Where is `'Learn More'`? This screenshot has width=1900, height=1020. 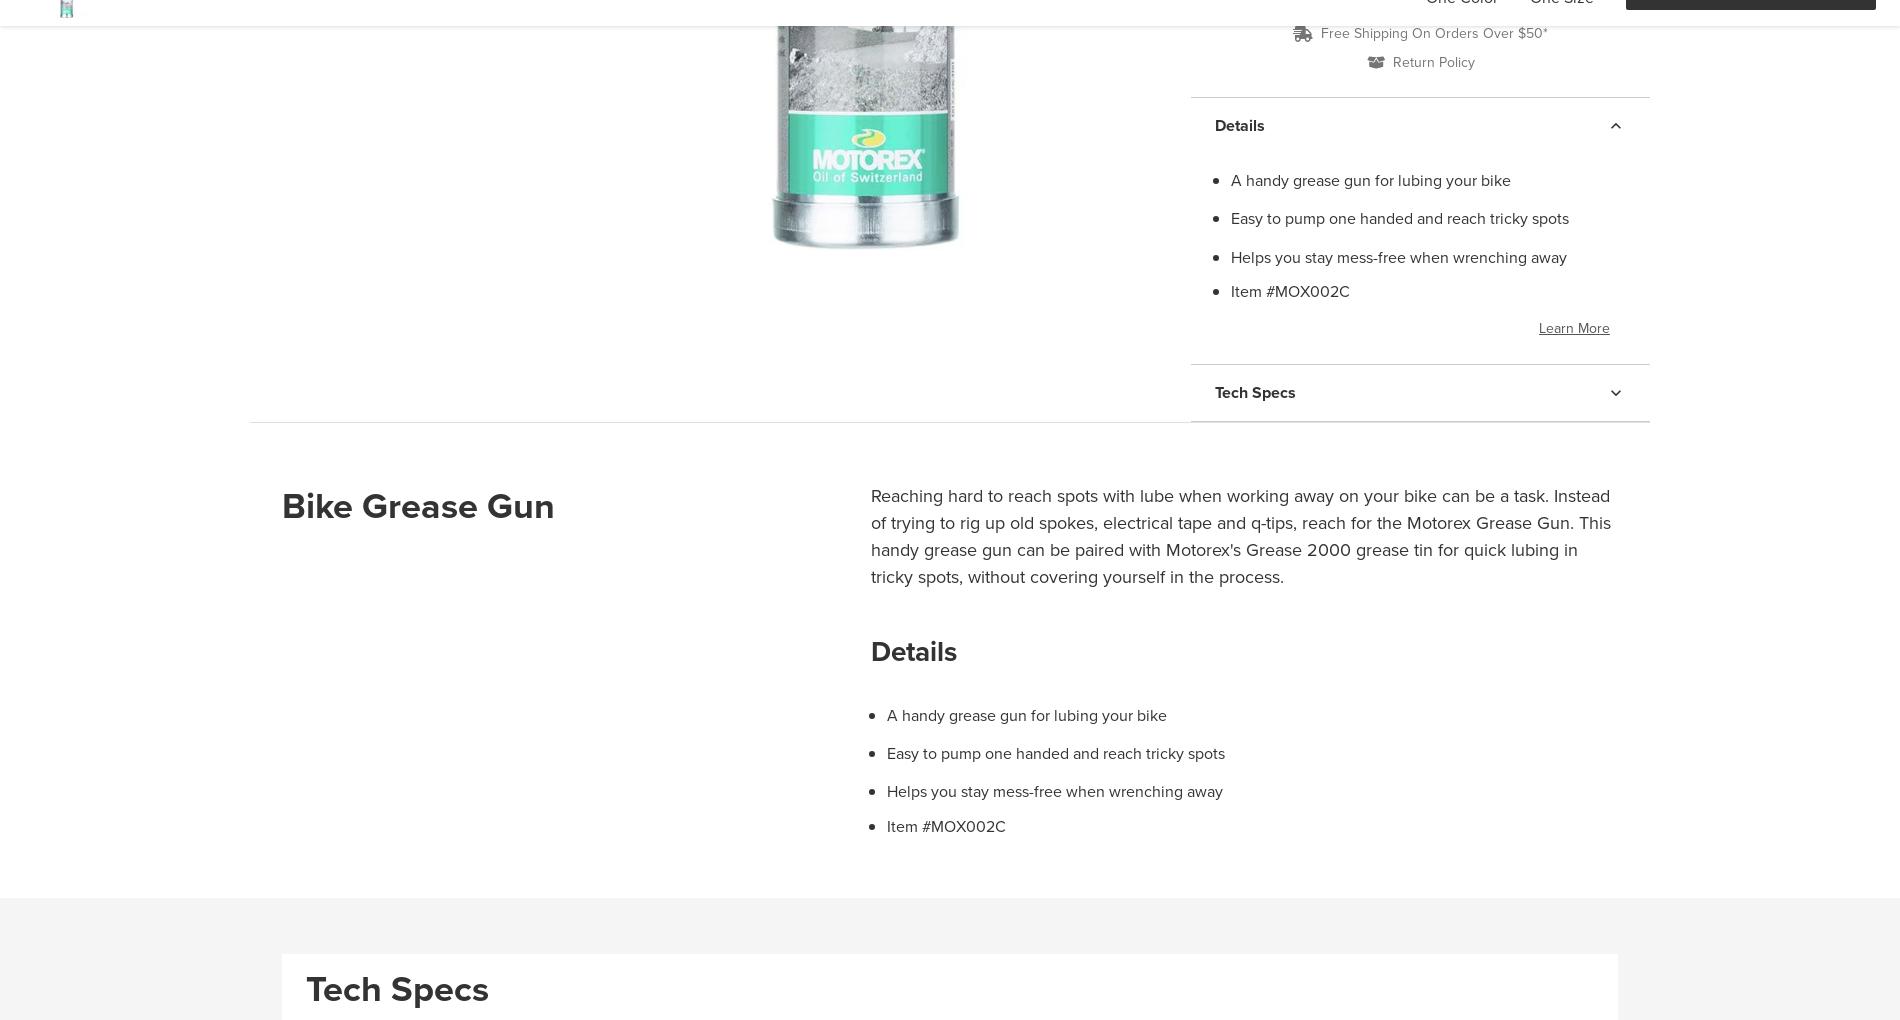 'Learn More' is located at coordinates (1574, 327).